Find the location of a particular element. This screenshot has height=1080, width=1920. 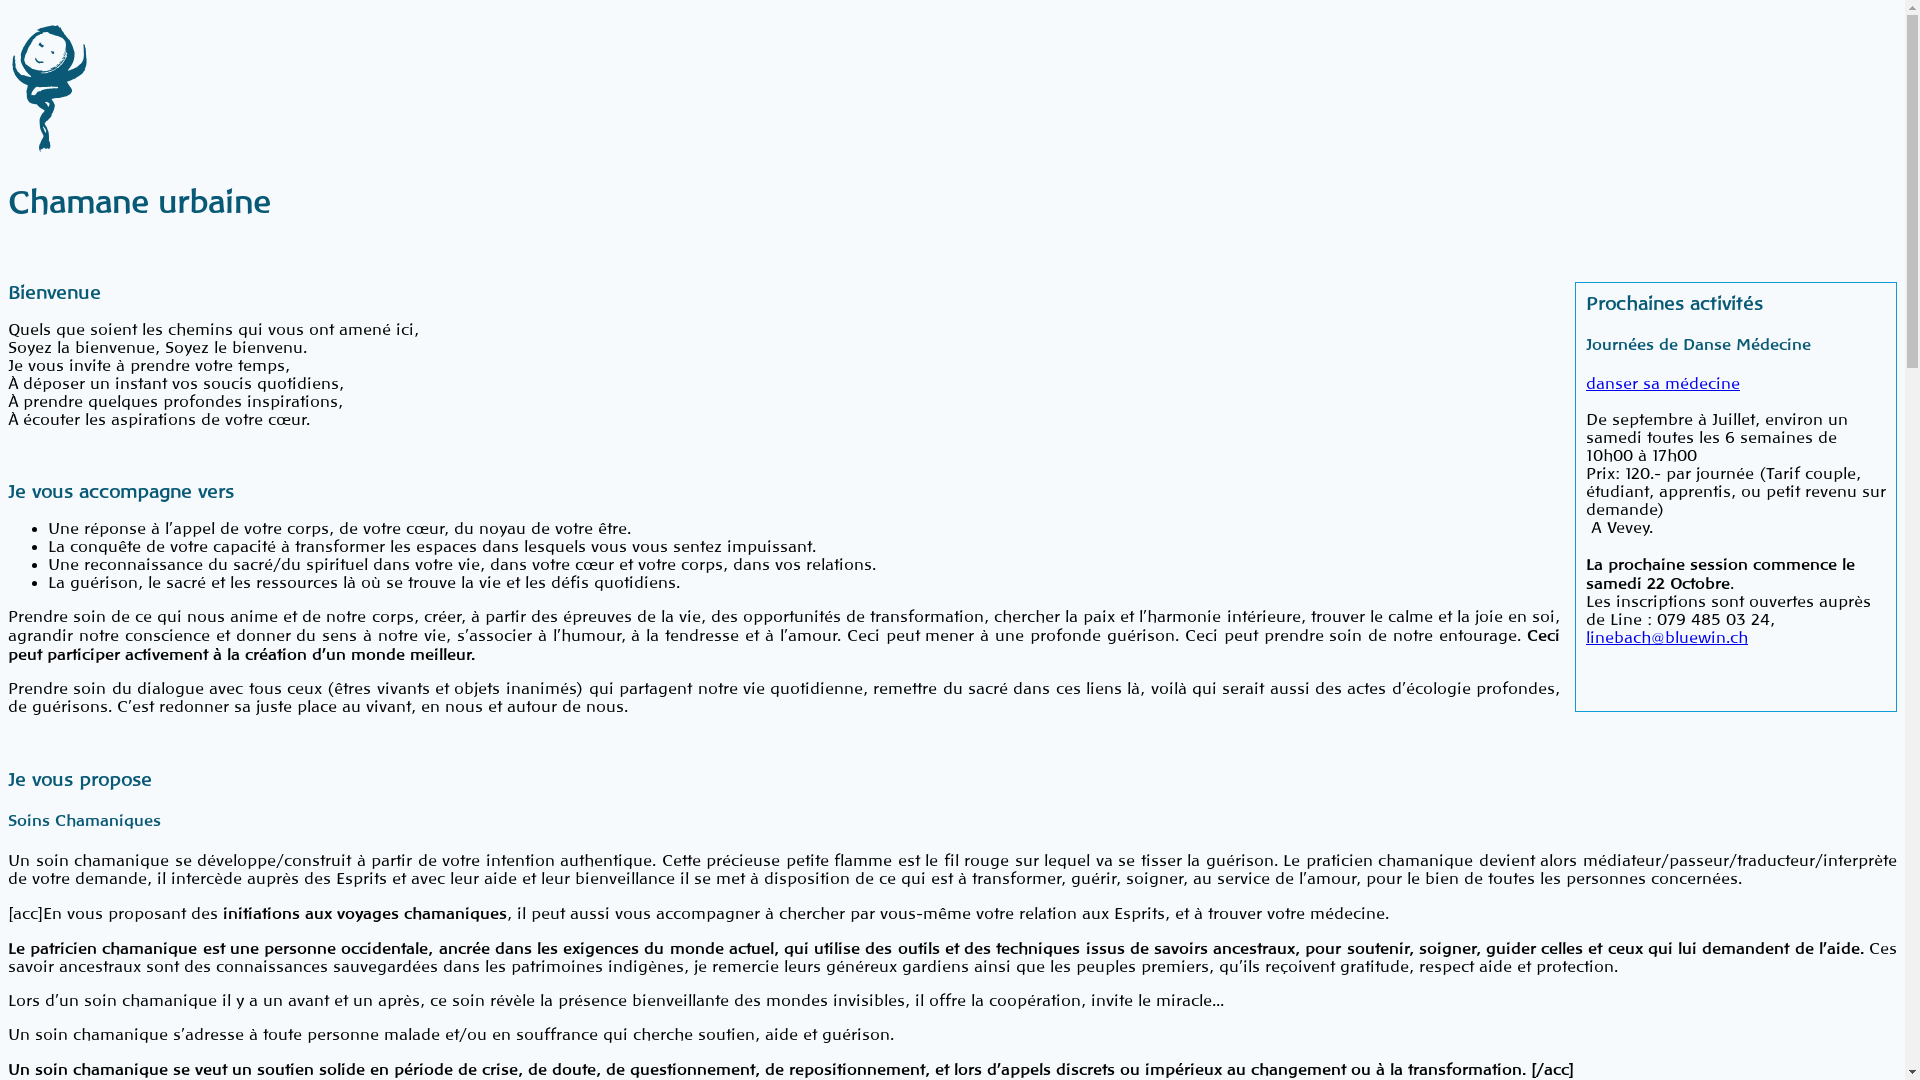

'linebach@bluewin.ch' is located at coordinates (1666, 637).